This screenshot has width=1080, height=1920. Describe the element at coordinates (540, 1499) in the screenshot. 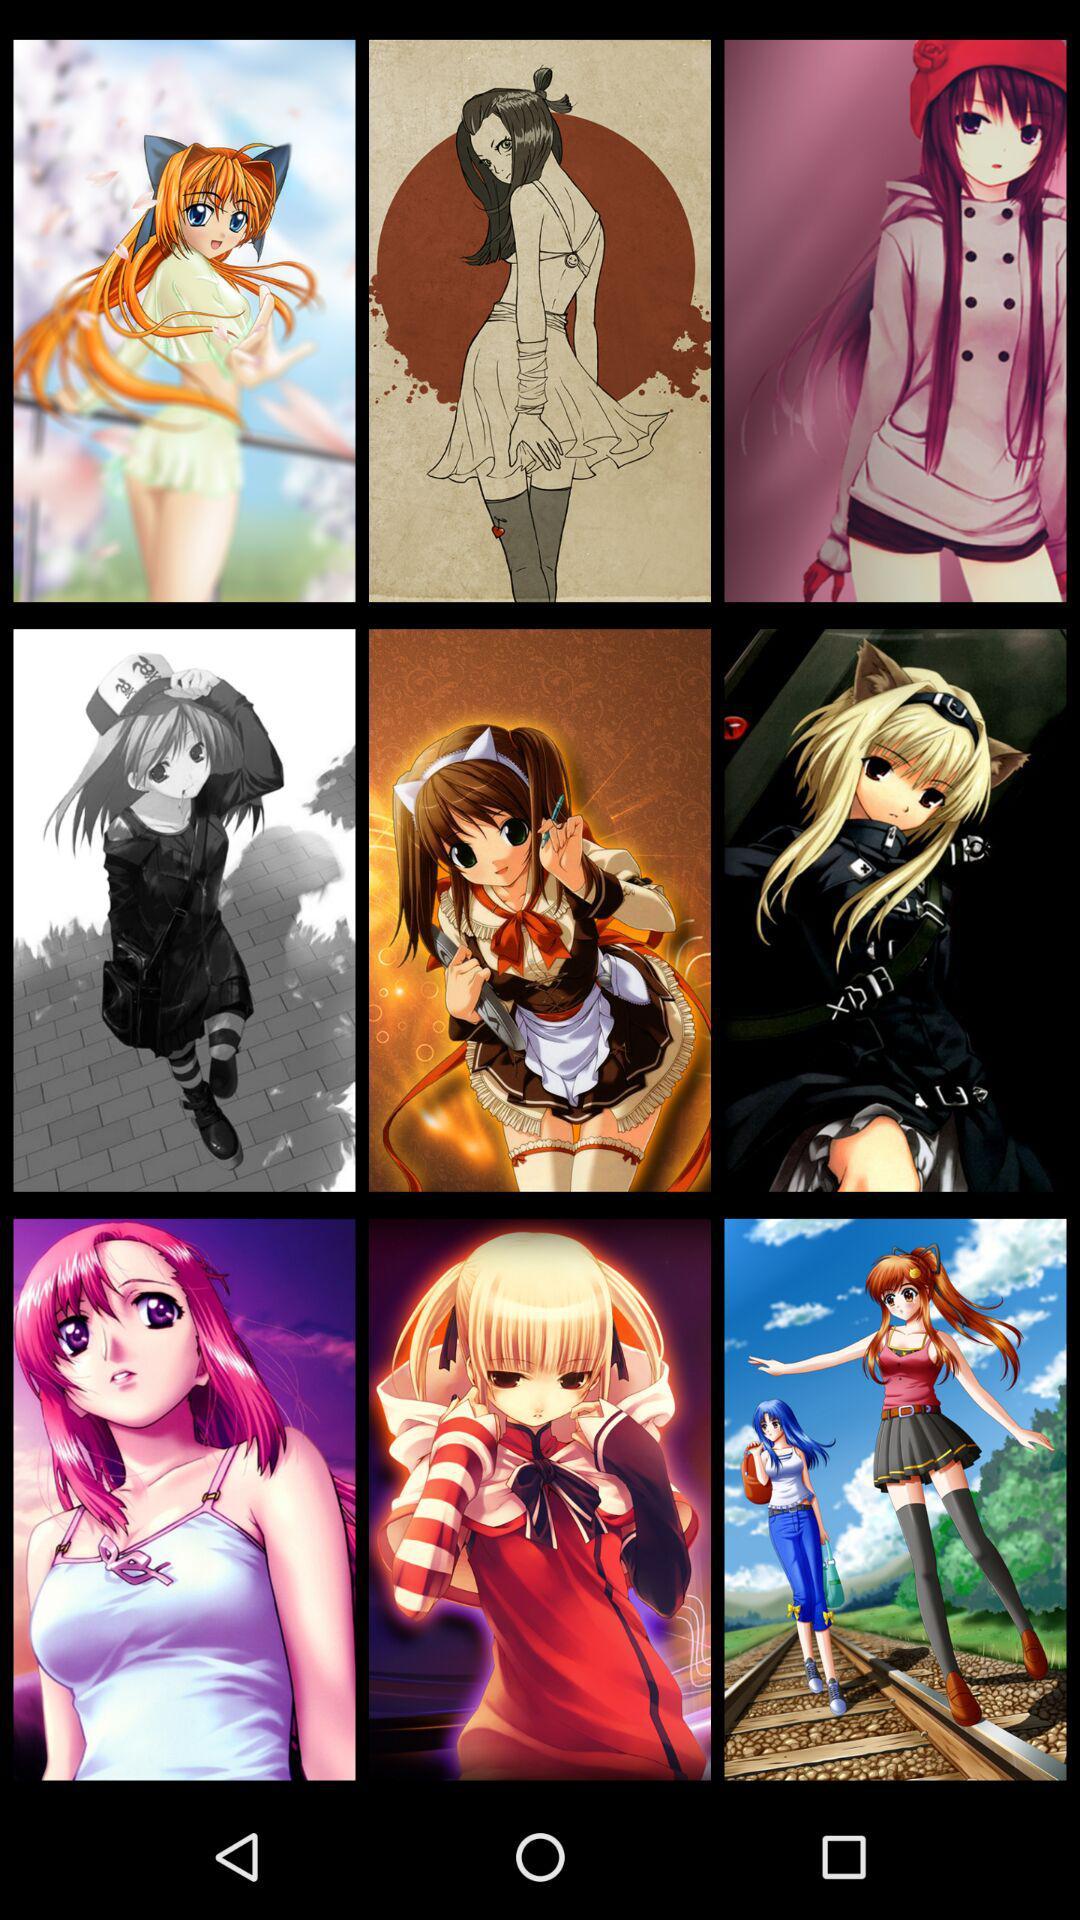

I see `avatar` at that location.